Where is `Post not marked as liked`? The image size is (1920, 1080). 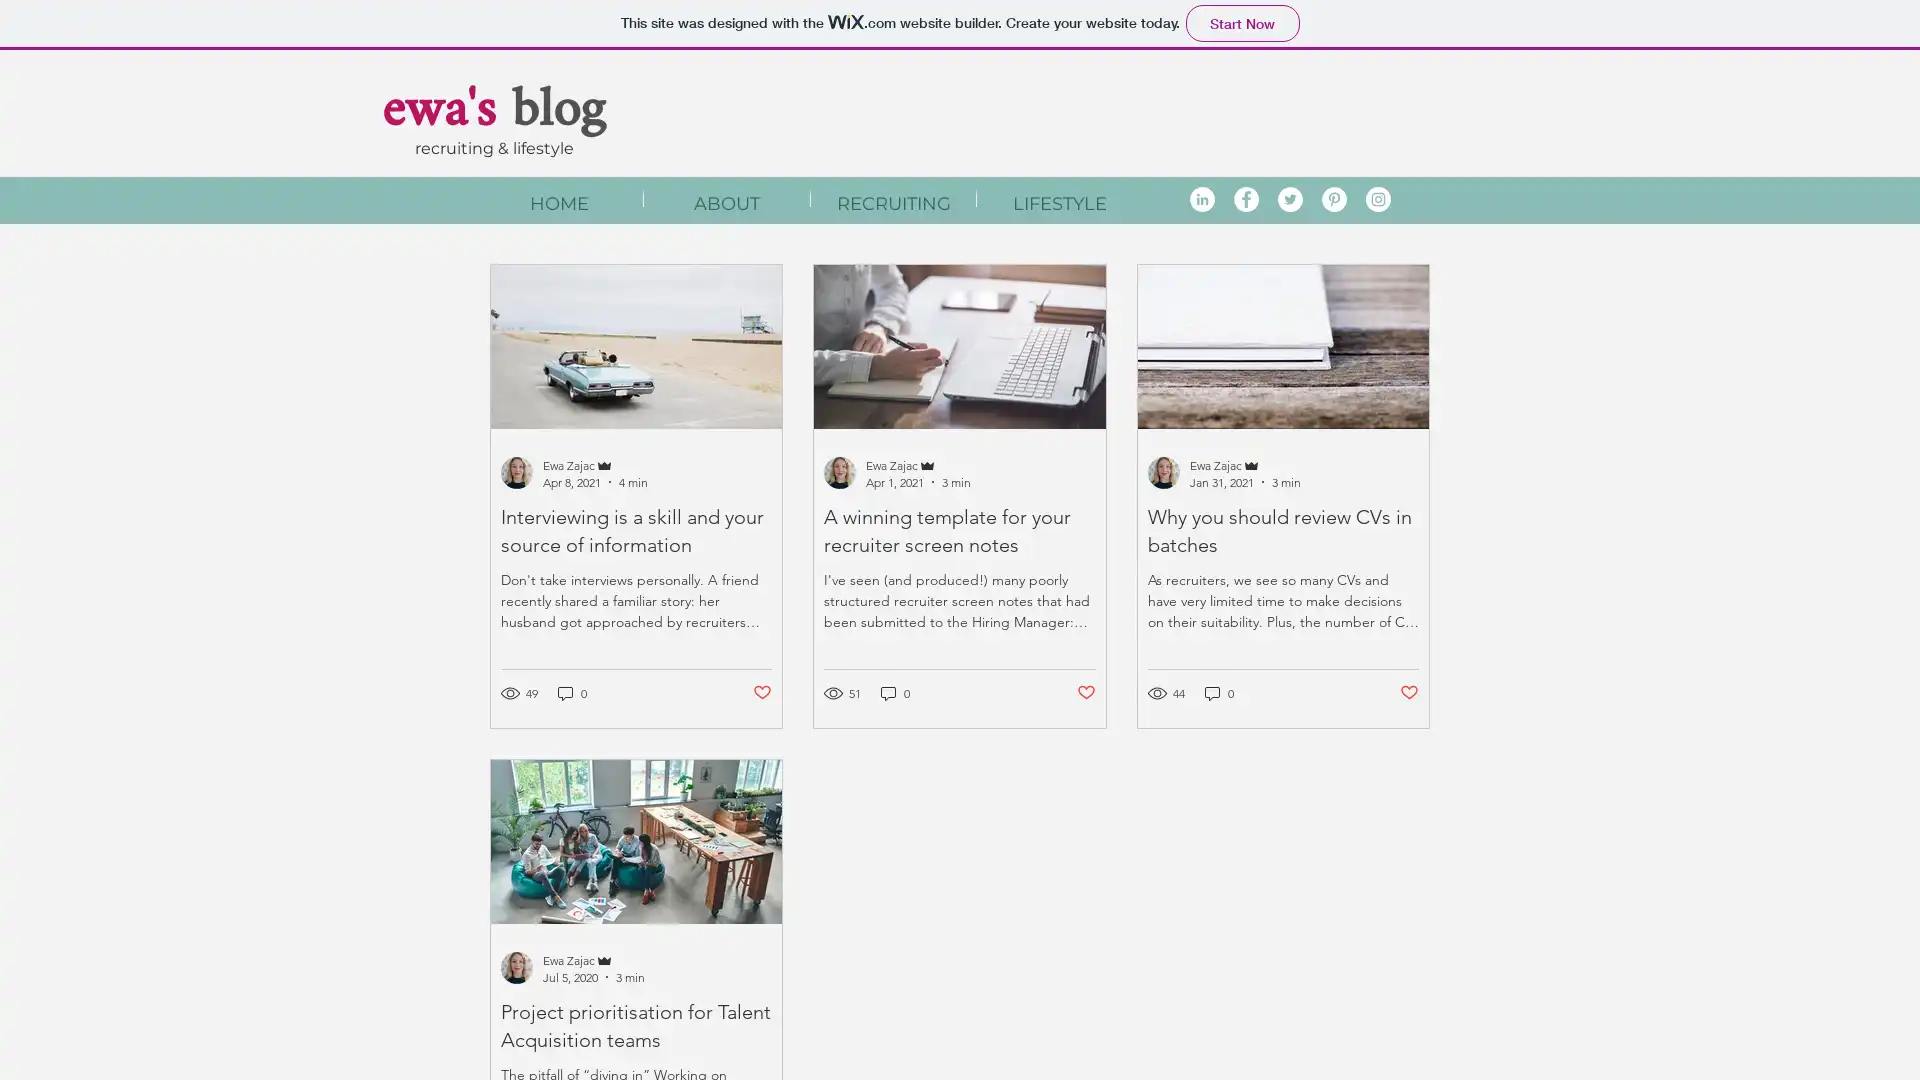
Post not marked as liked is located at coordinates (1085, 692).